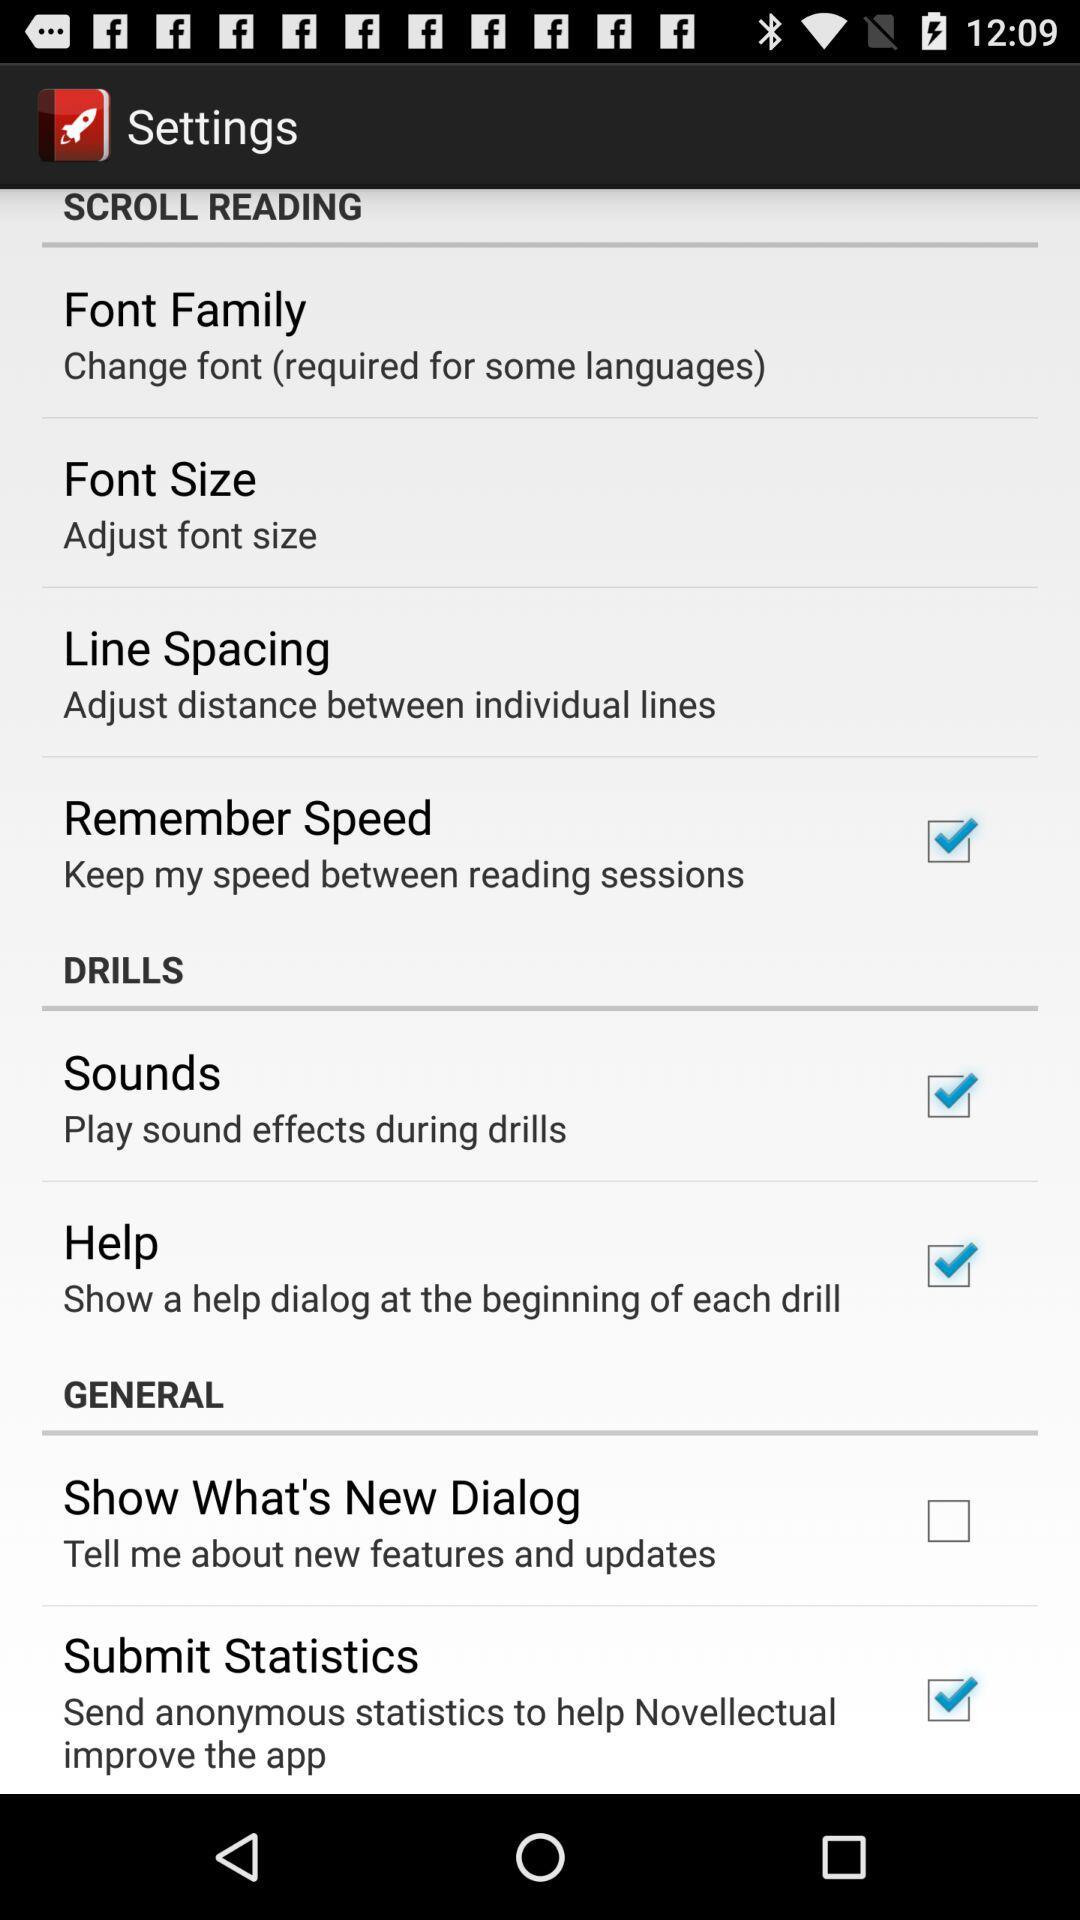  What do you see at coordinates (403, 873) in the screenshot?
I see `the item above the drills app` at bounding box center [403, 873].